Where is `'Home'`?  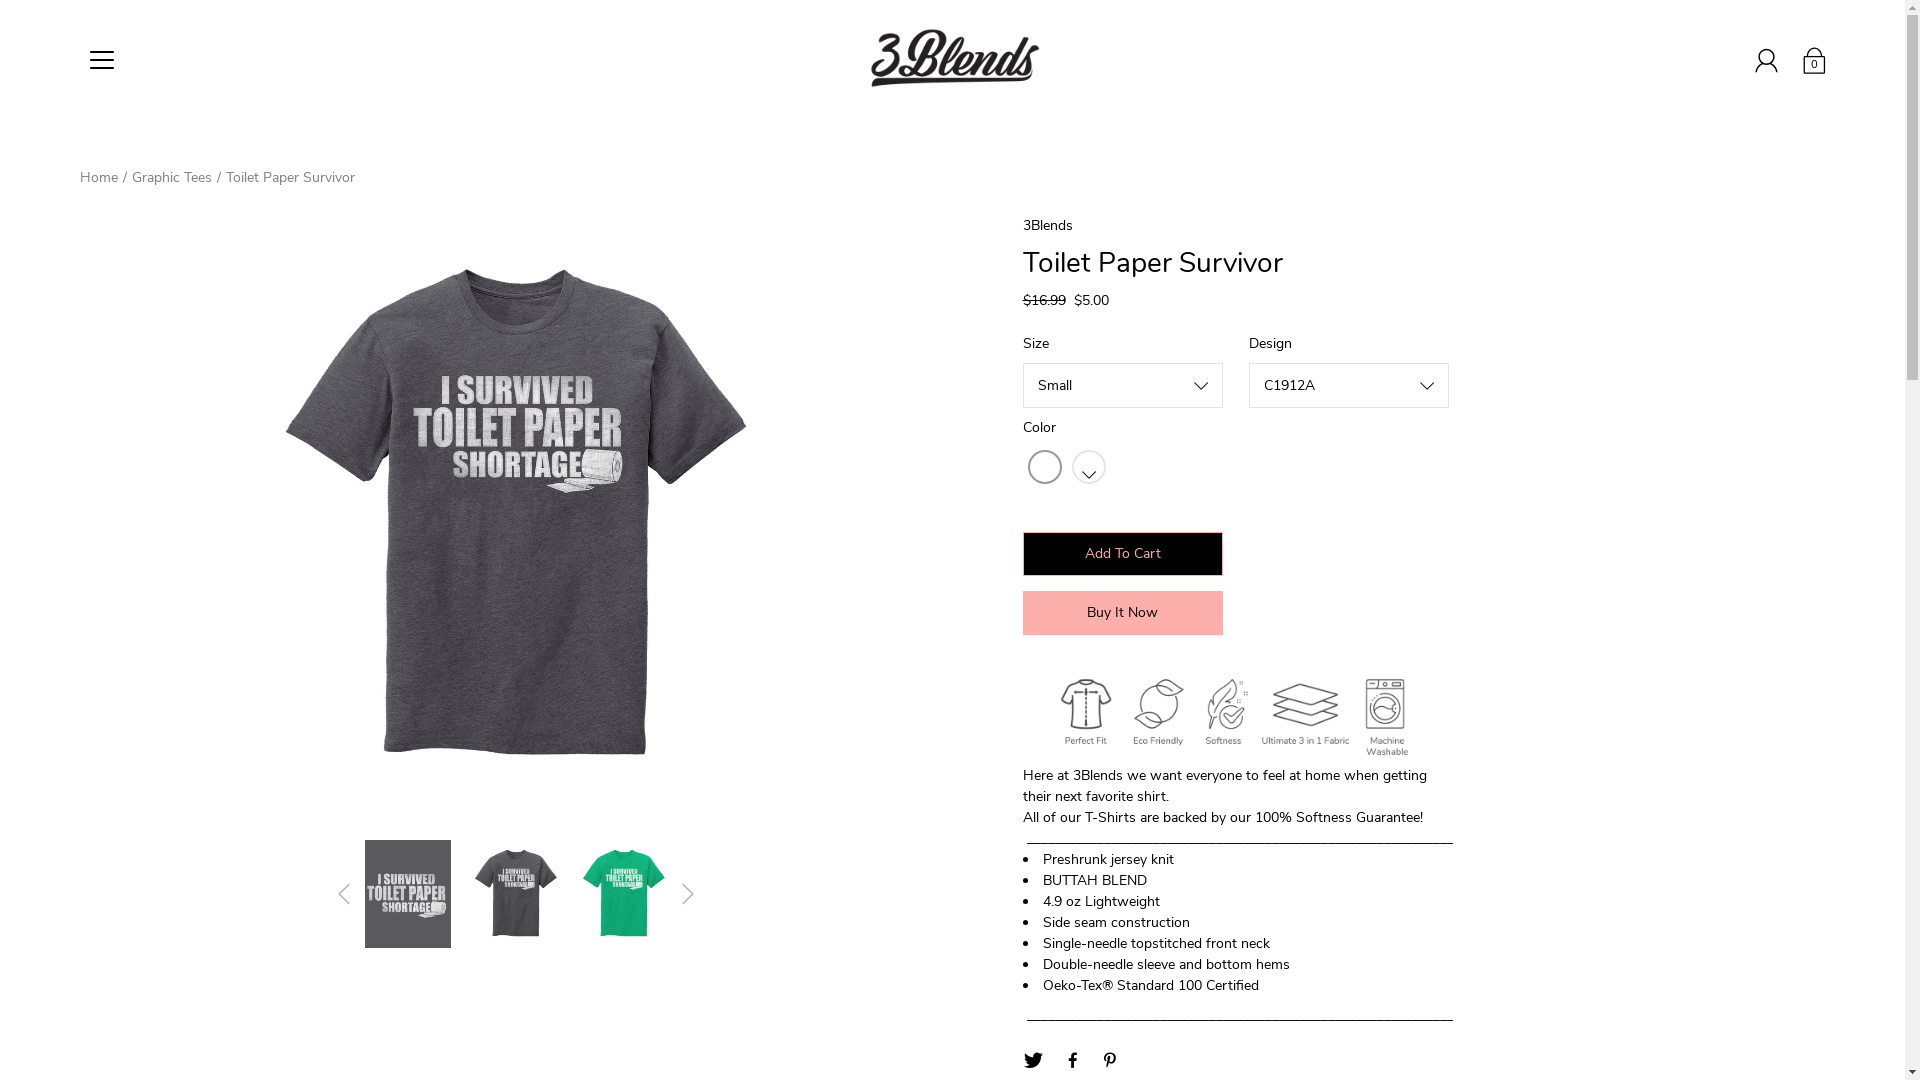 'Home' is located at coordinates (98, 176).